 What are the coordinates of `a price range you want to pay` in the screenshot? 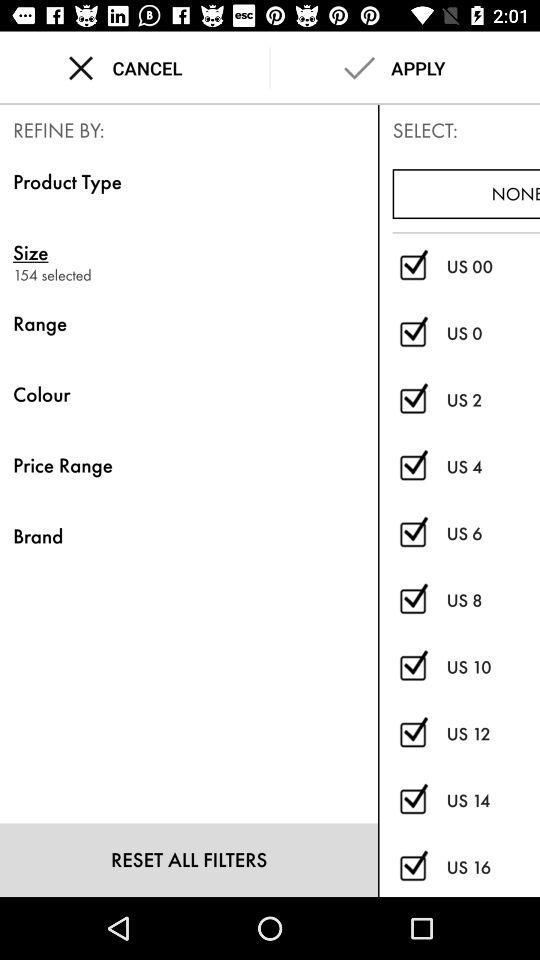 It's located at (412, 733).